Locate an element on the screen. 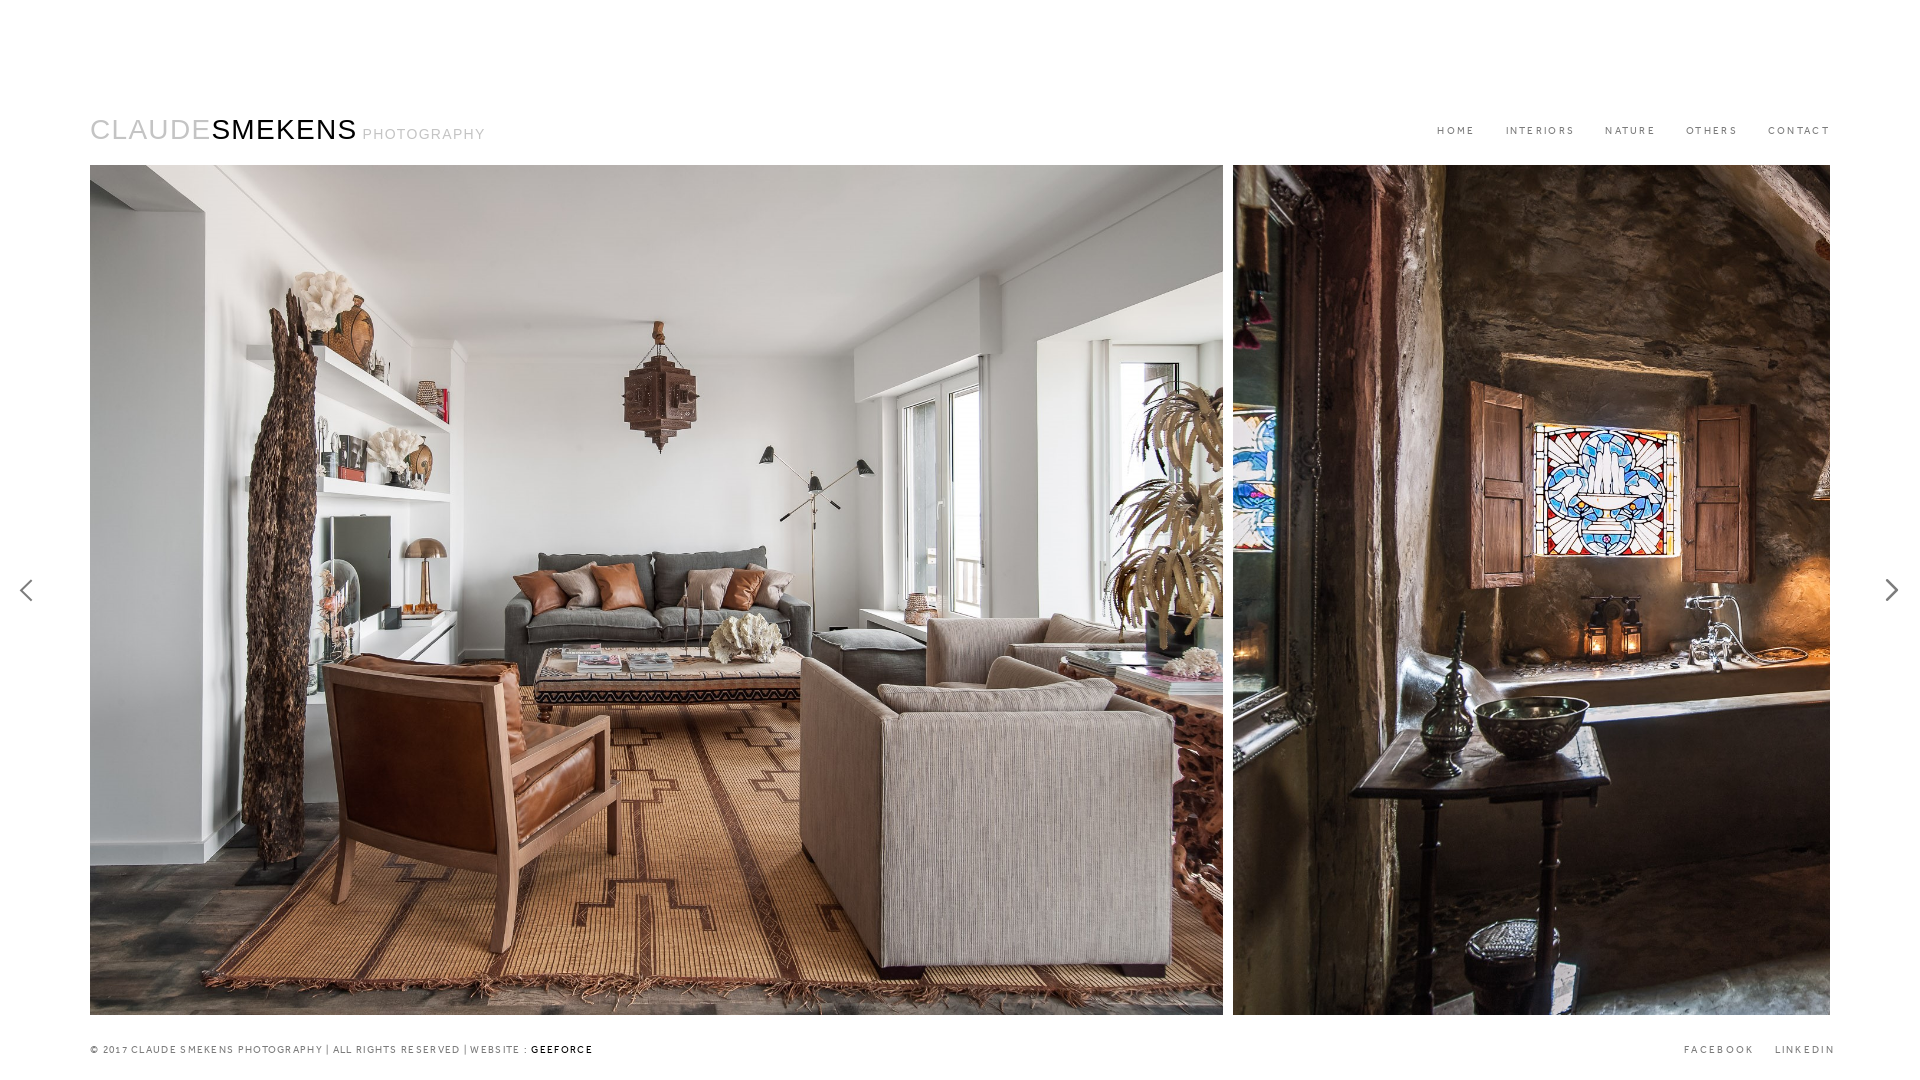 The width and height of the screenshot is (1920, 1080). 'INTERIORS' is located at coordinates (1539, 131).